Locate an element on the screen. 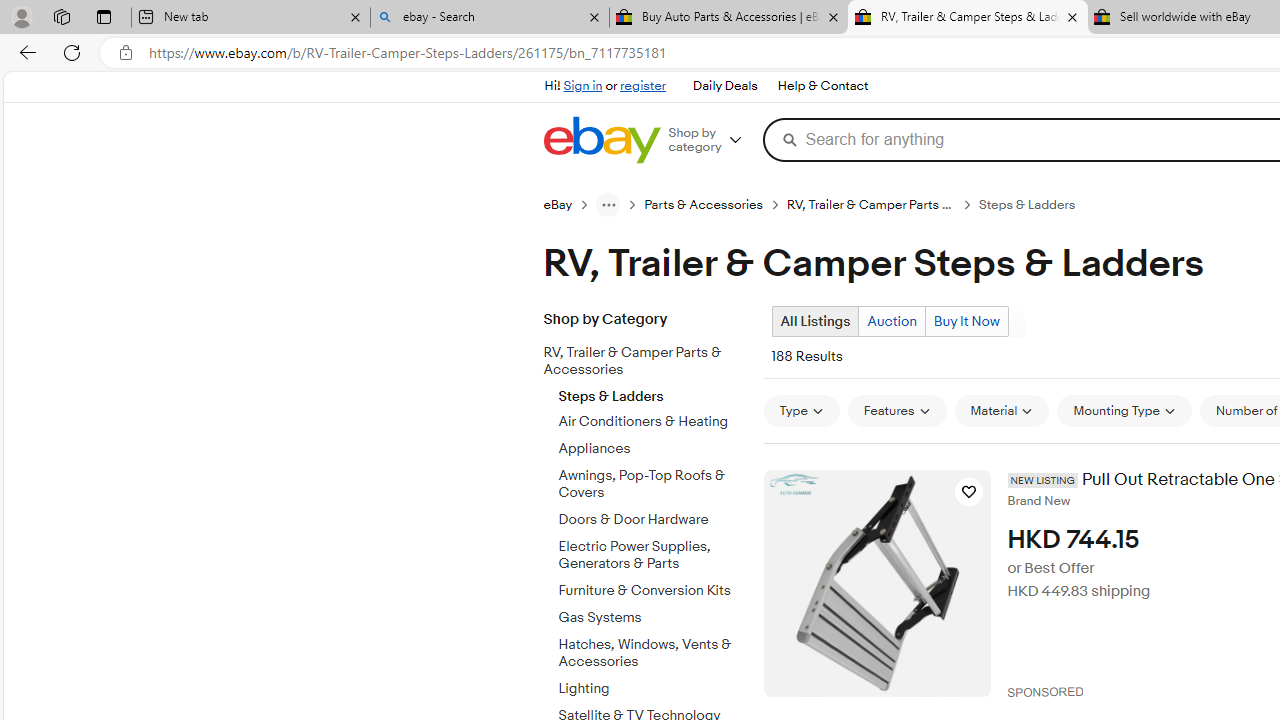 Image resolution: width=1280 pixels, height=720 pixels. 'Appliances' is located at coordinates (653, 448).